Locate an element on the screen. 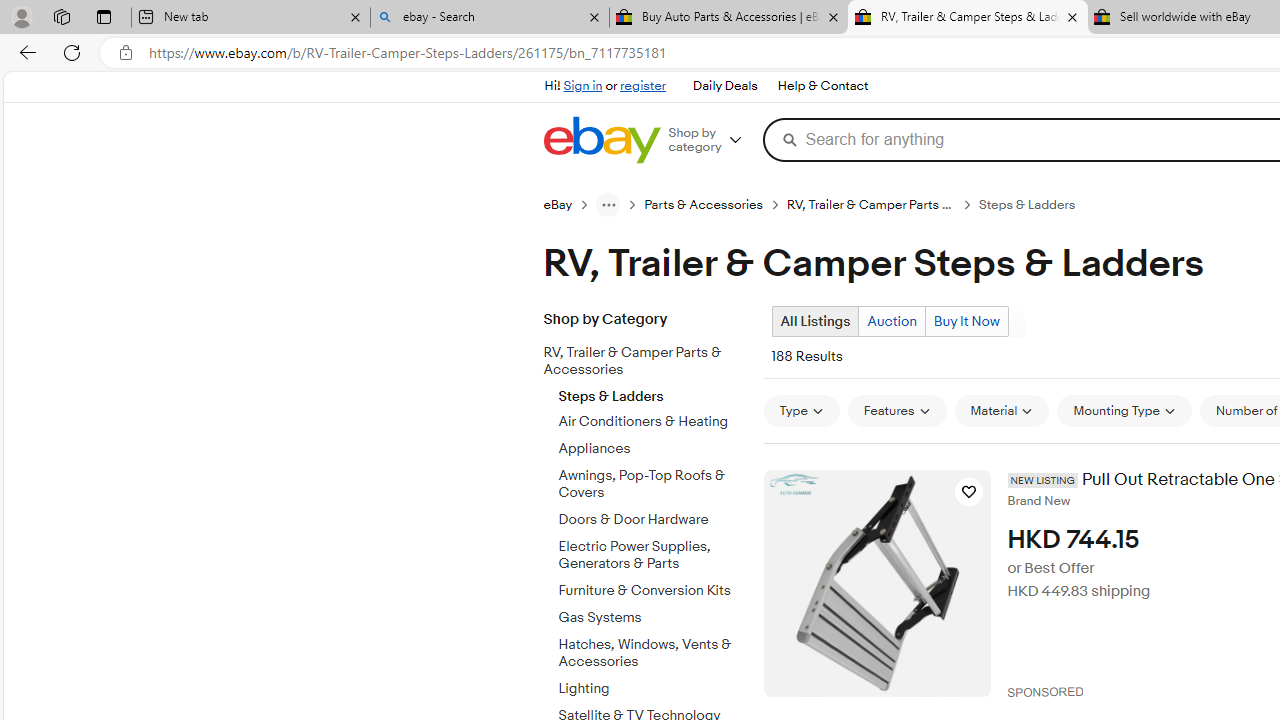 Image resolution: width=1280 pixels, height=720 pixels. 'Appliances' is located at coordinates (653, 448).